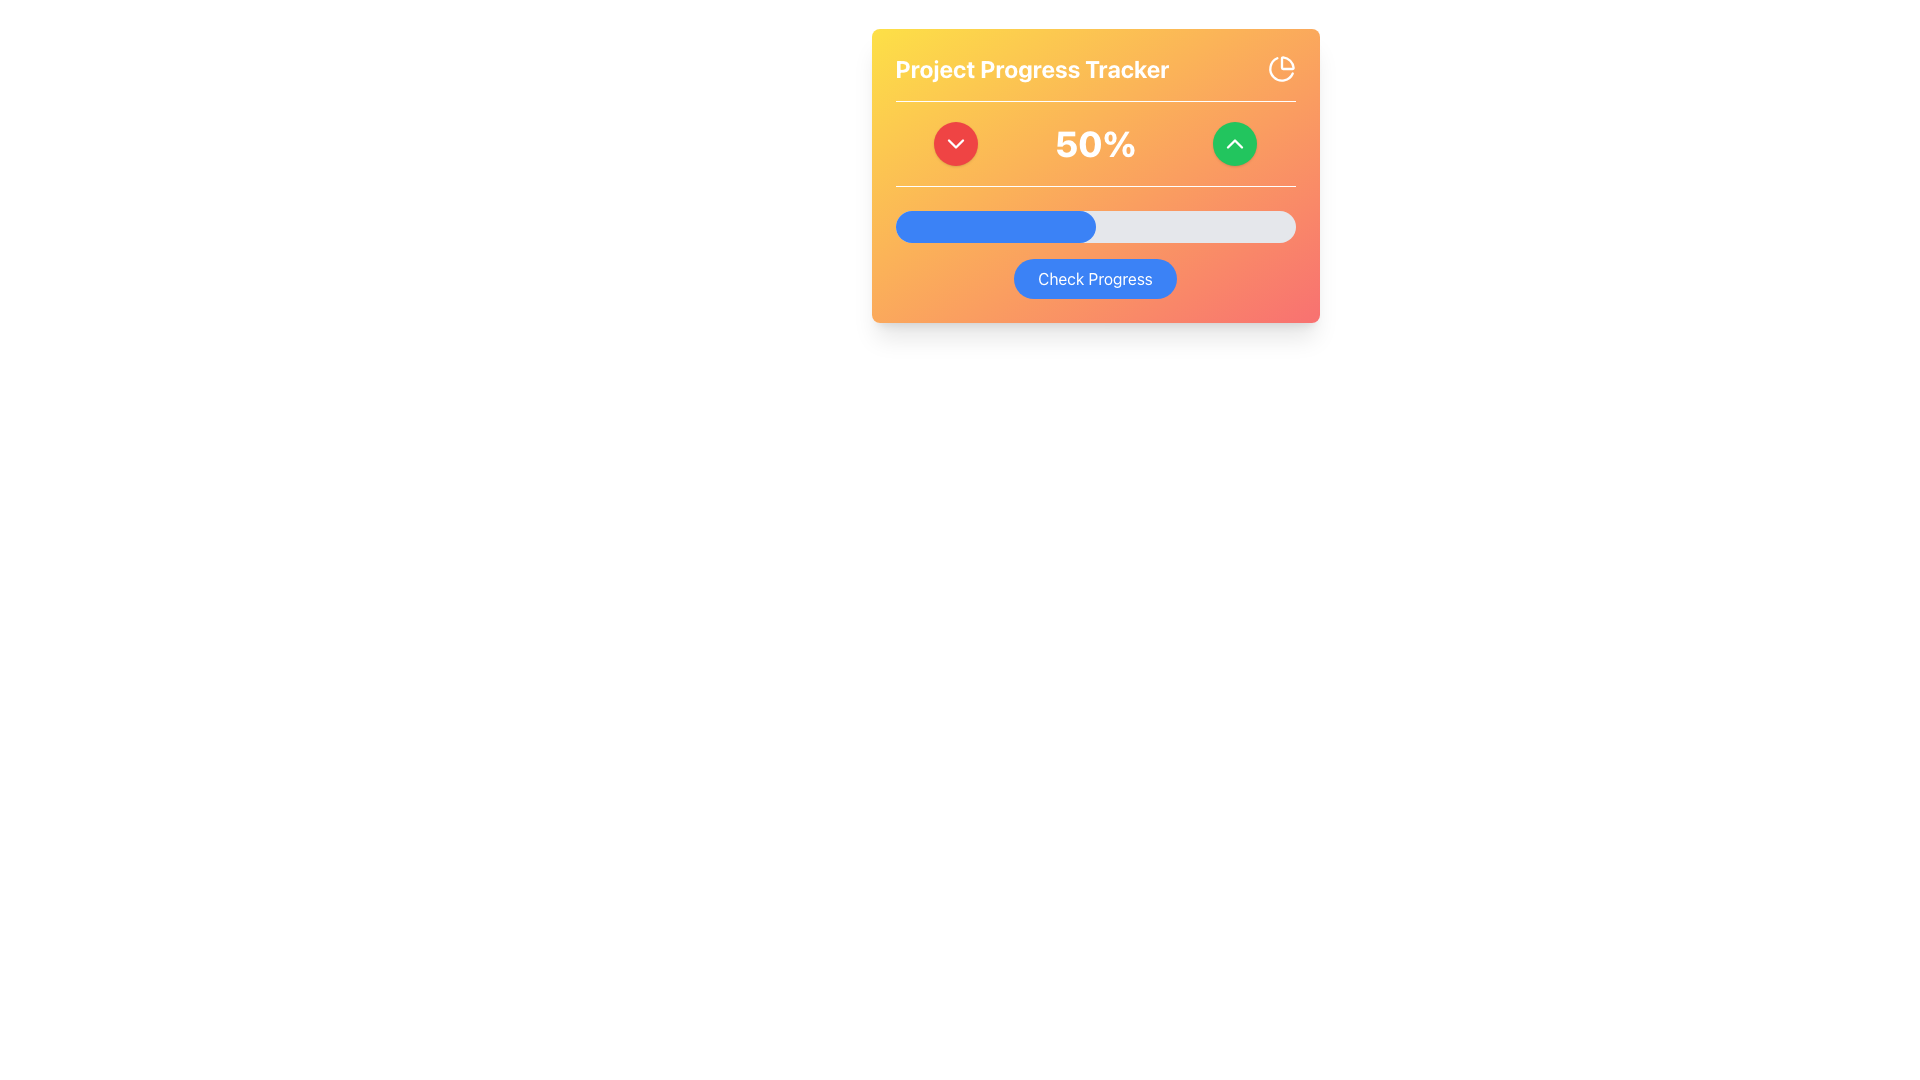  I want to click on the increment button located to the right of the '50%' text, which features an upward chevron icon, so click(1234, 142).